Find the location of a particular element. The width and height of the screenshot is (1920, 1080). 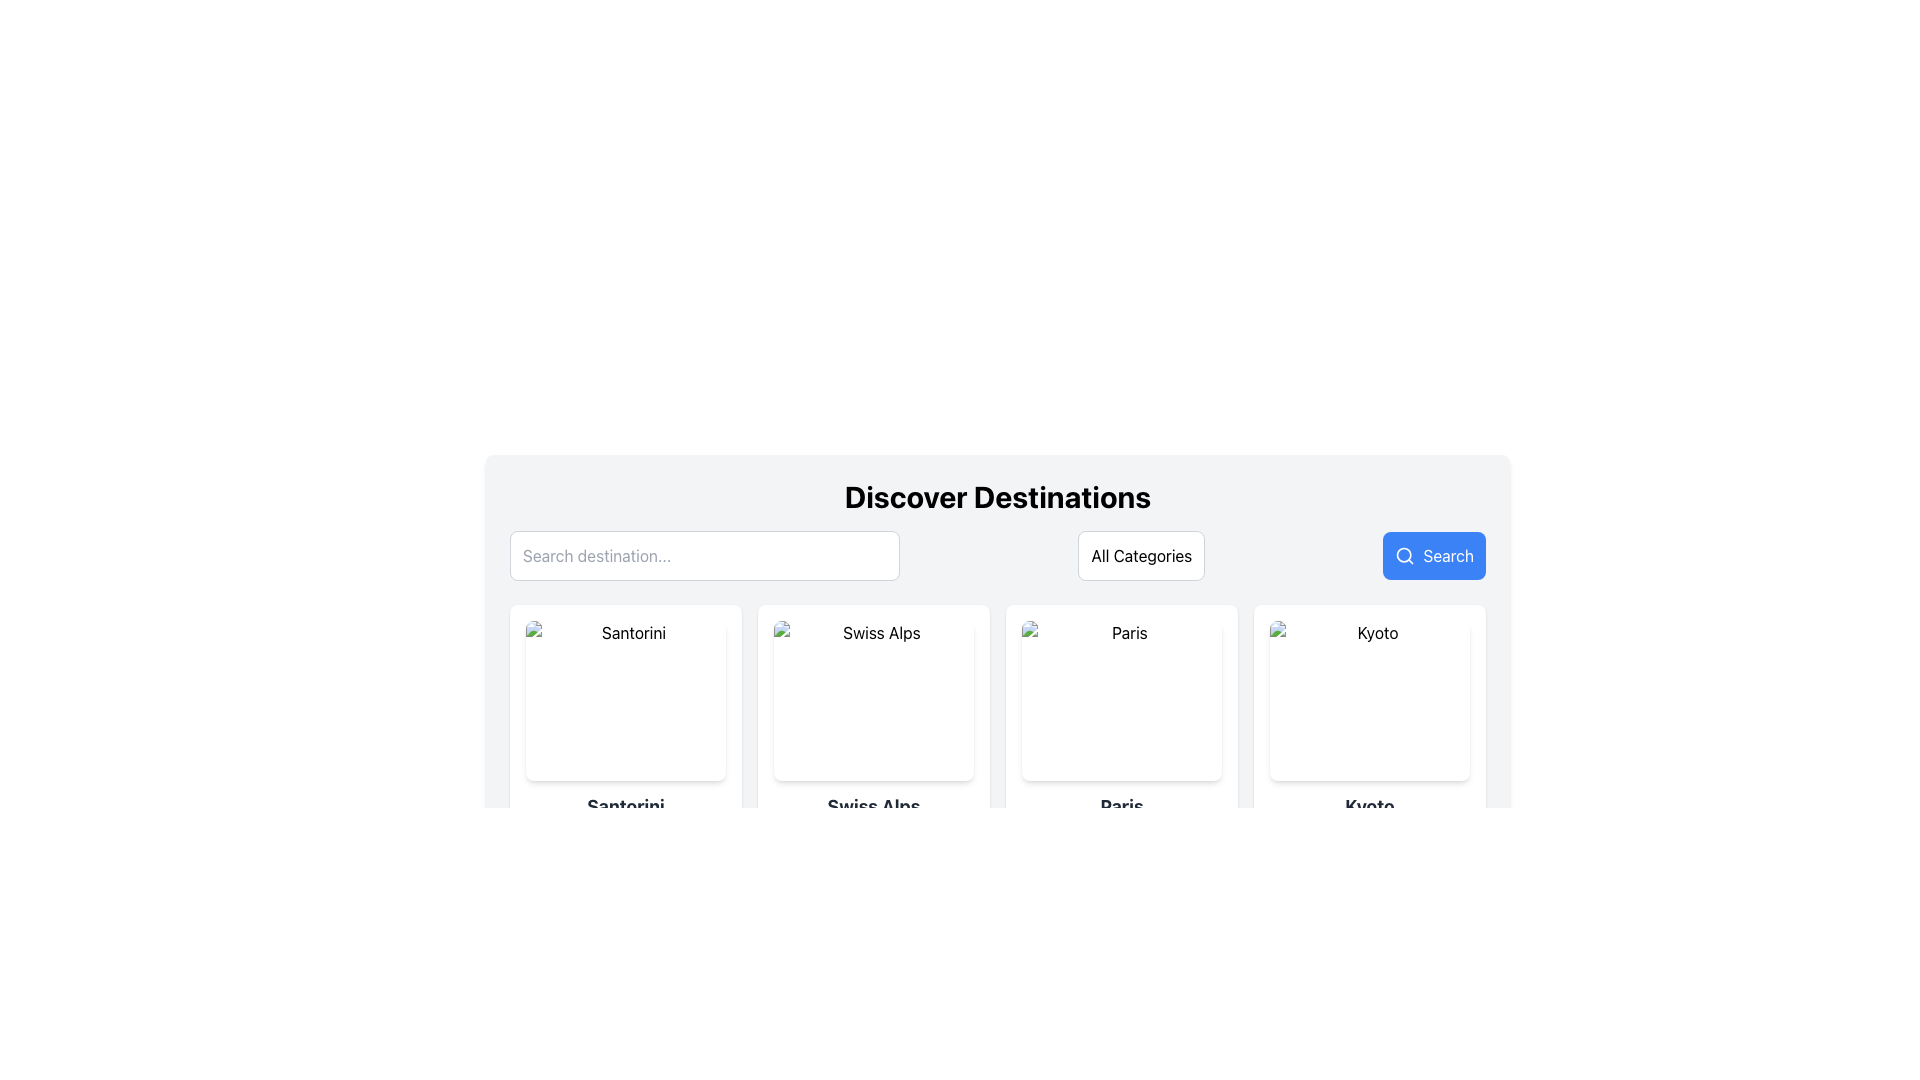

the rectangular image with rounded corners located at the top part of the card labeled 'Kyoto' is located at coordinates (1368, 700).